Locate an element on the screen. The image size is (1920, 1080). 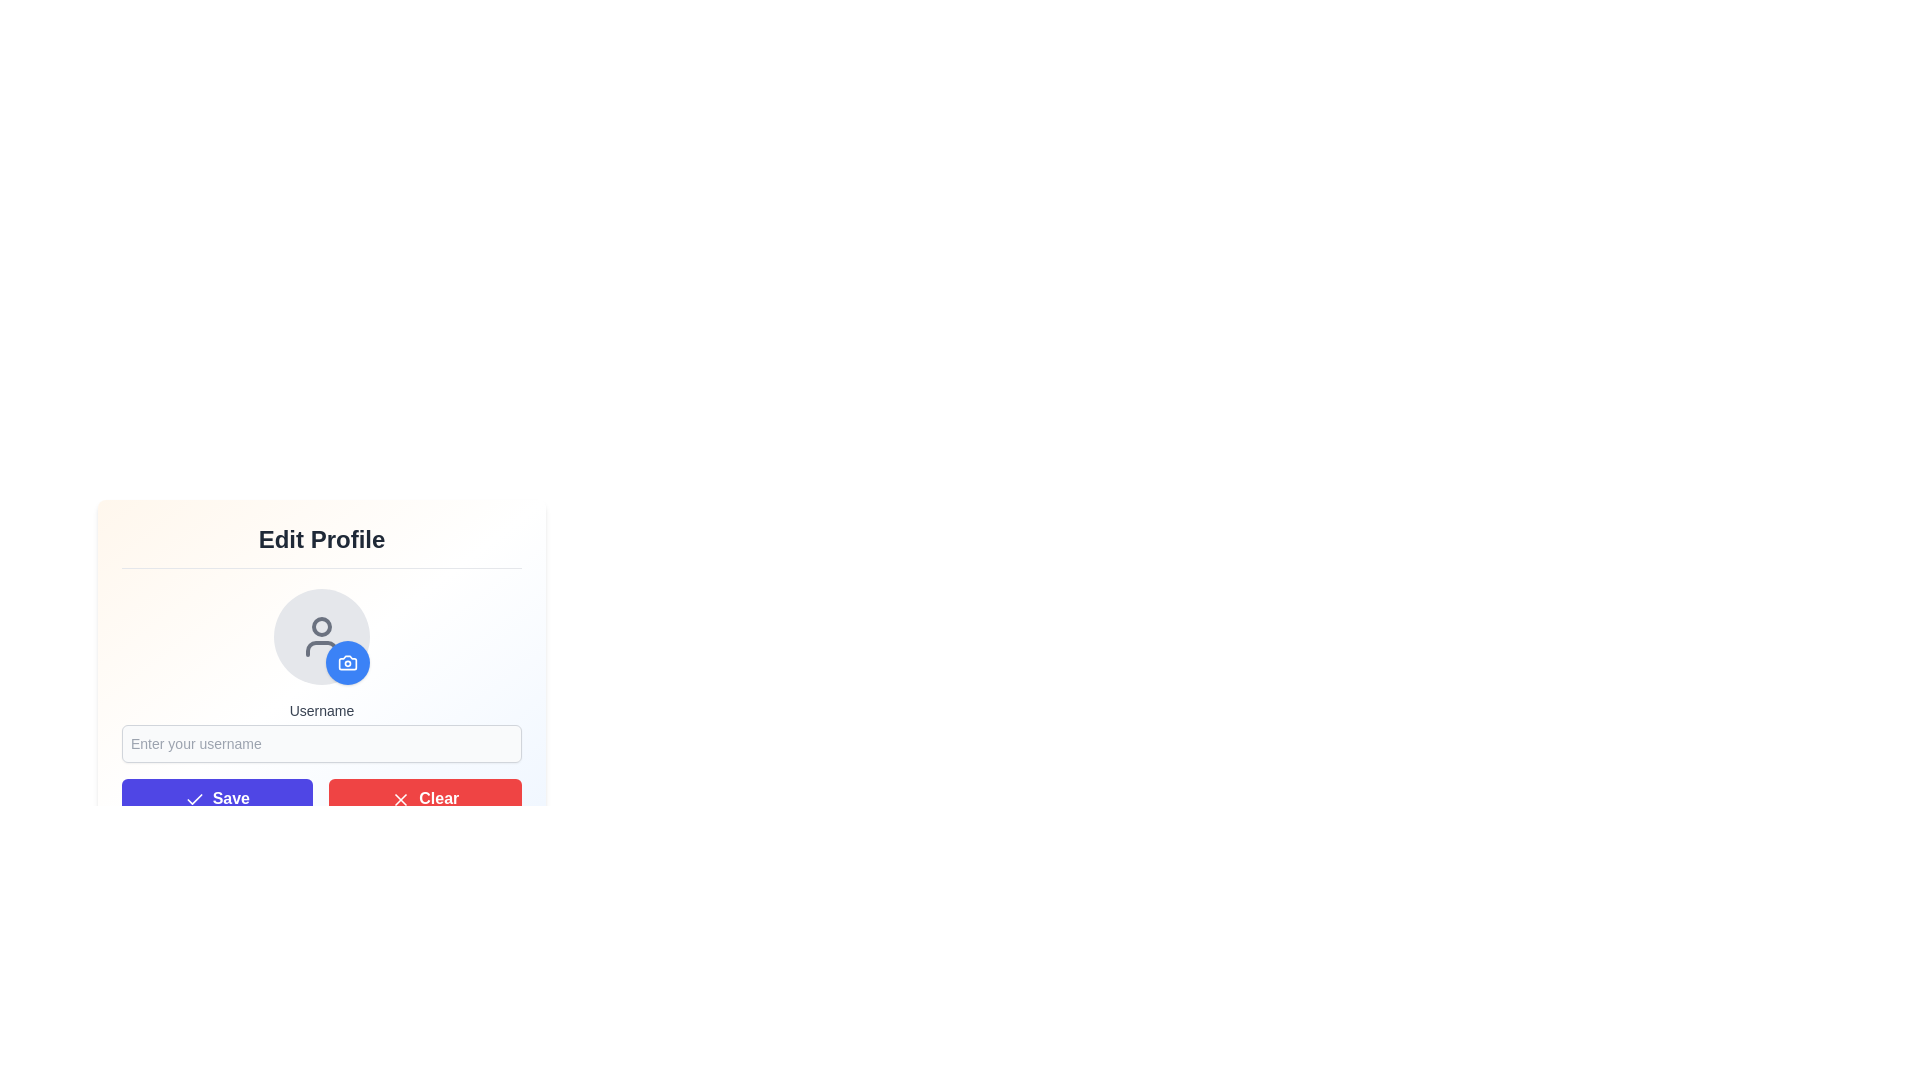
the circular user profile icon with a gray stroke and light gray background, located above the 'Username' text input field and below the 'Edit Profile' heading is located at coordinates (321, 636).